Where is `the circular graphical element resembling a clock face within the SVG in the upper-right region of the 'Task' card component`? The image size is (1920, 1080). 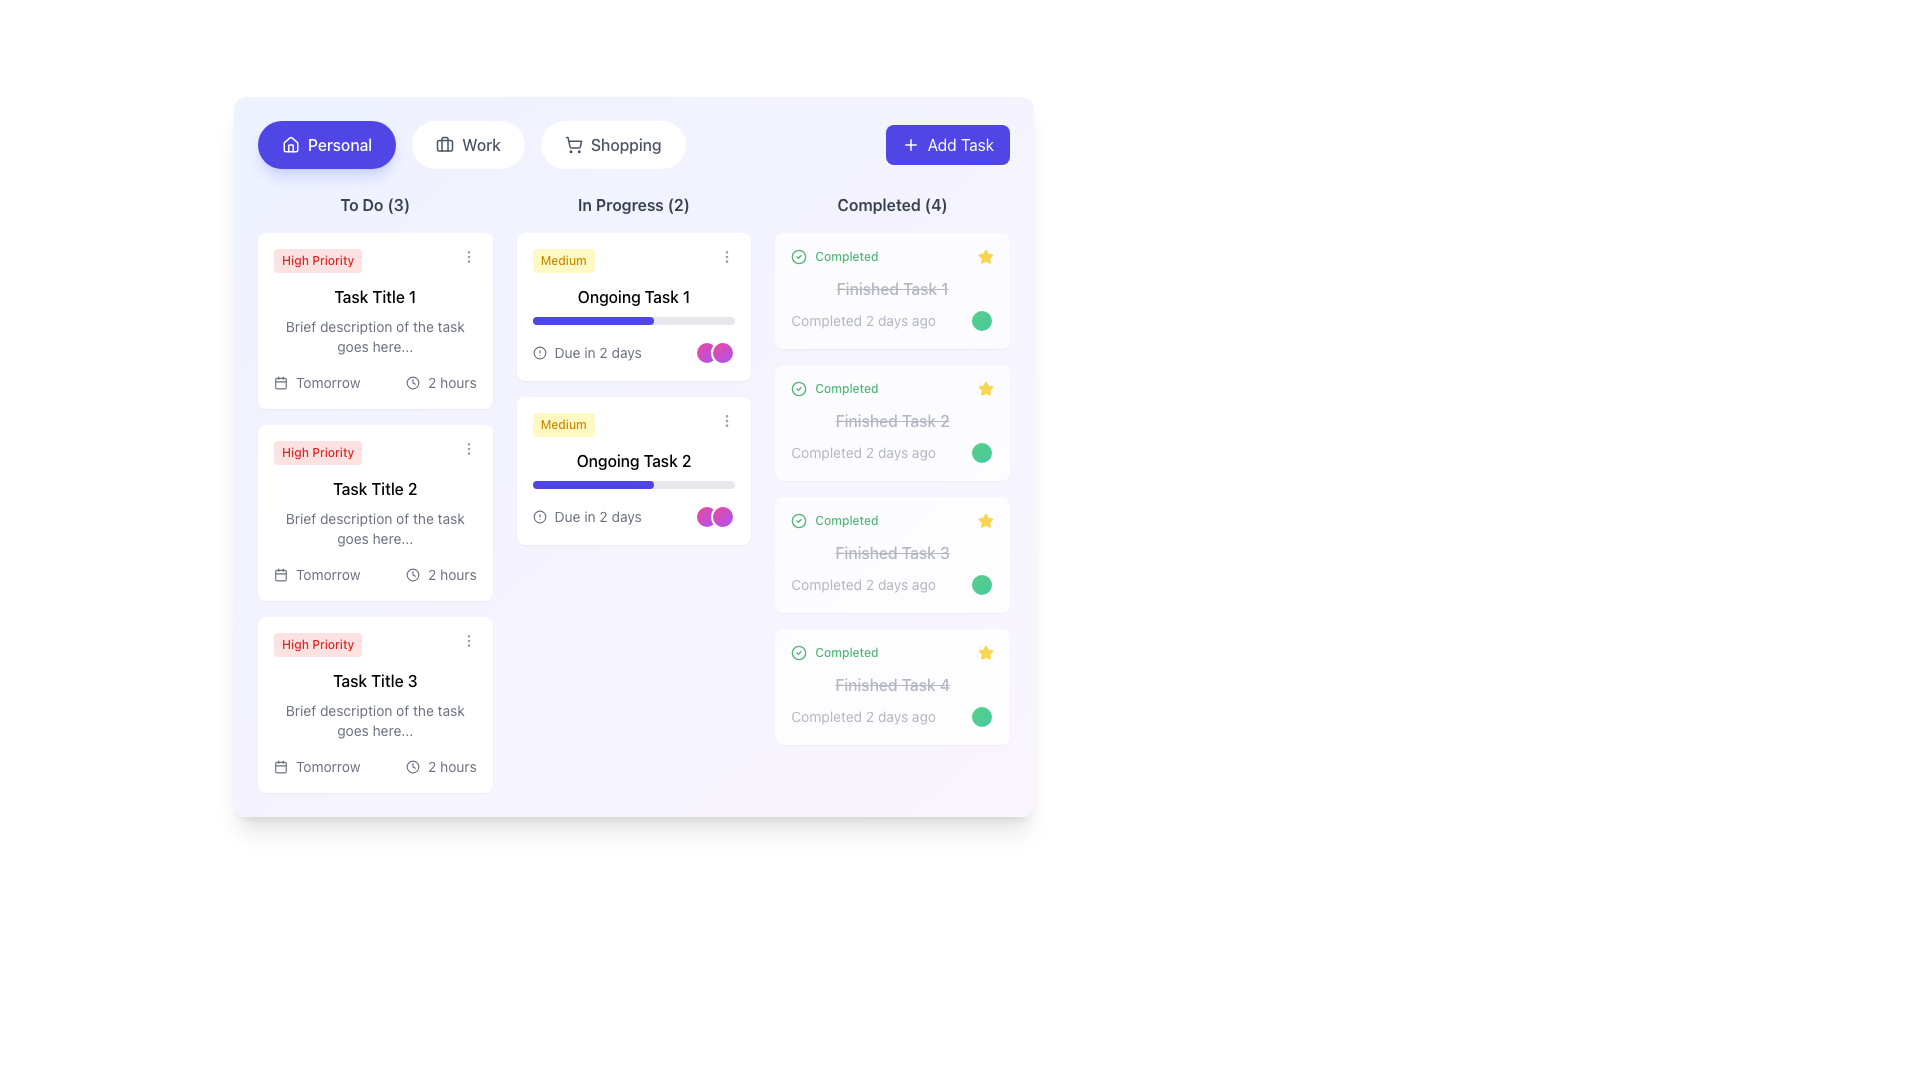 the circular graphical element resembling a clock face within the SVG in the upper-right region of the 'Task' card component is located at coordinates (412, 574).